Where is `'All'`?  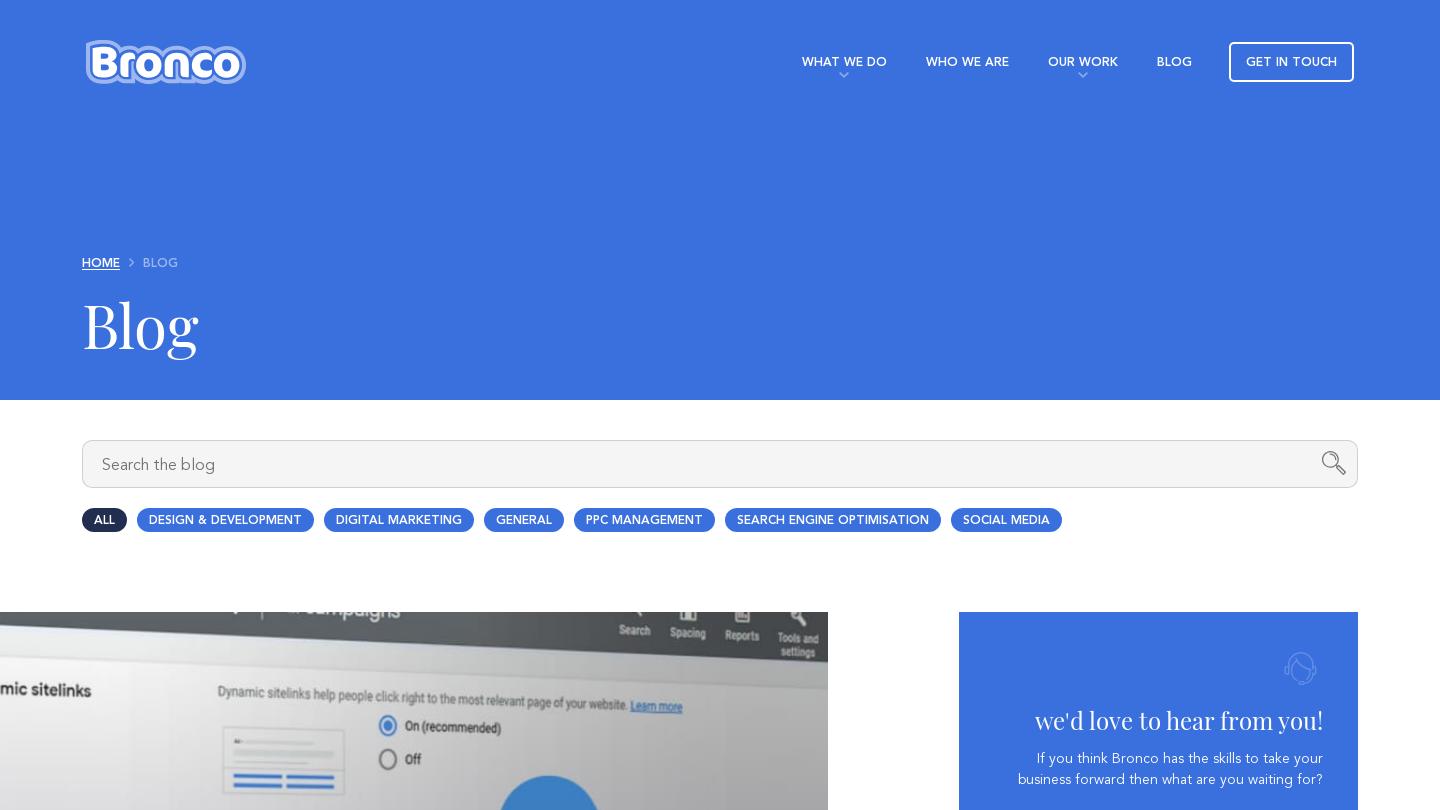 'All' is located at coordinates (103, 520).